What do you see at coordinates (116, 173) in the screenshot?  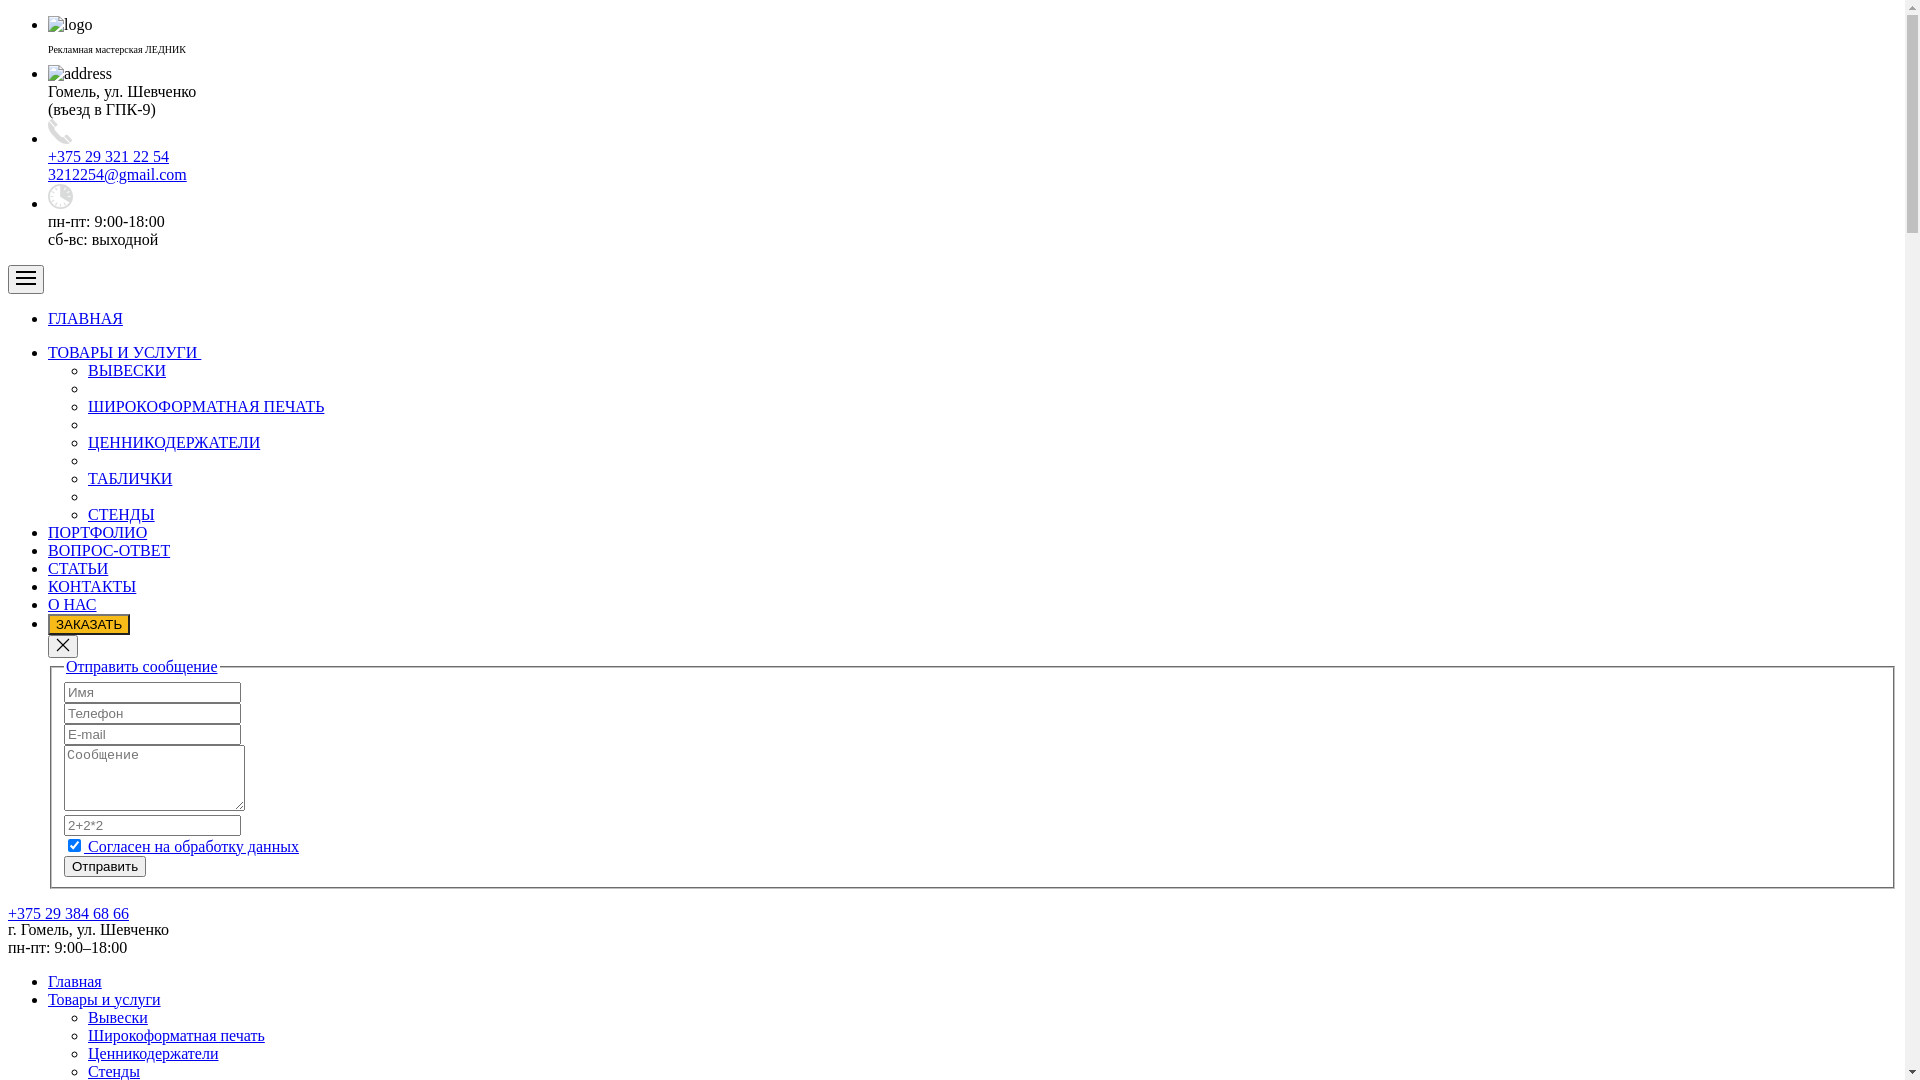 I see `'3212254@gmail.com'` at bounding box center [116, 173].